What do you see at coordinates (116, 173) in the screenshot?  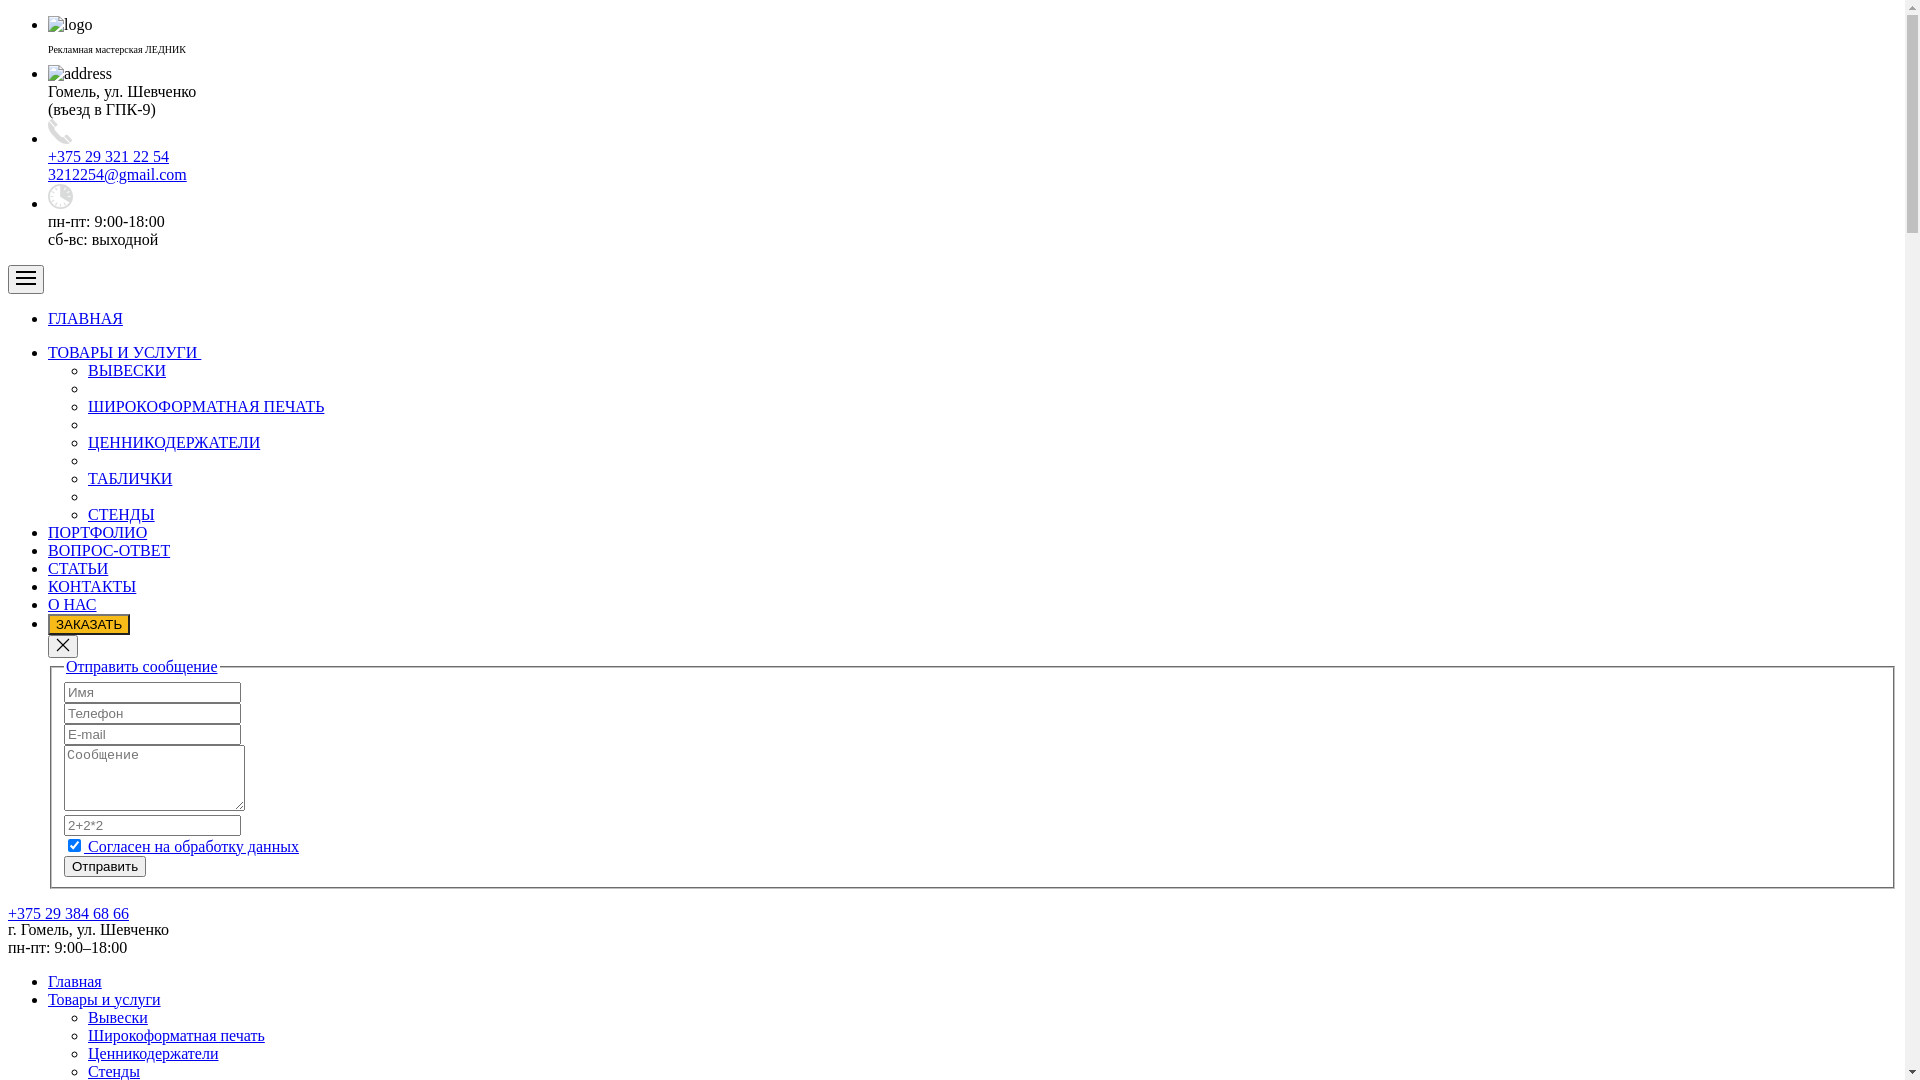 I see `'3212254@gmail.com'` at bounding box center [116, 173].